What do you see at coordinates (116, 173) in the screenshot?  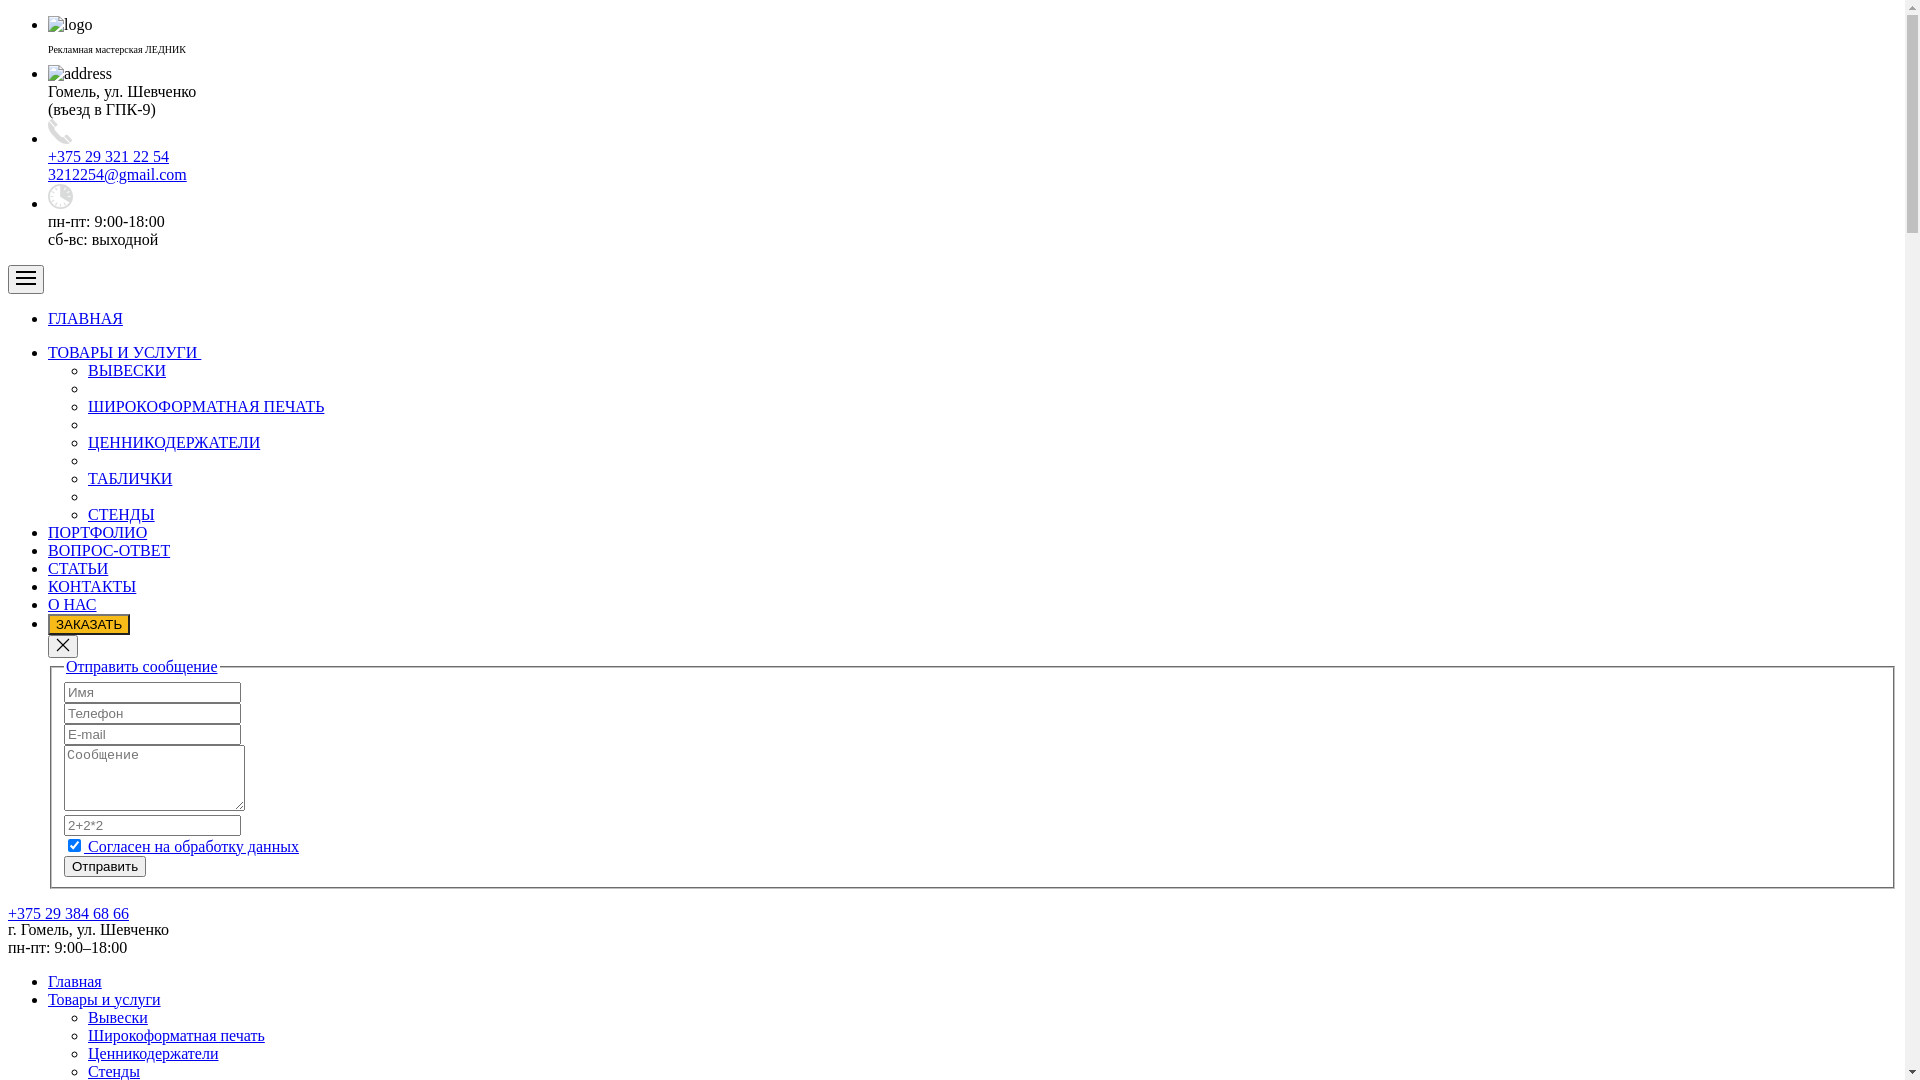 I see `'3212254@gmail.com'` at bounding box center [116, 173].